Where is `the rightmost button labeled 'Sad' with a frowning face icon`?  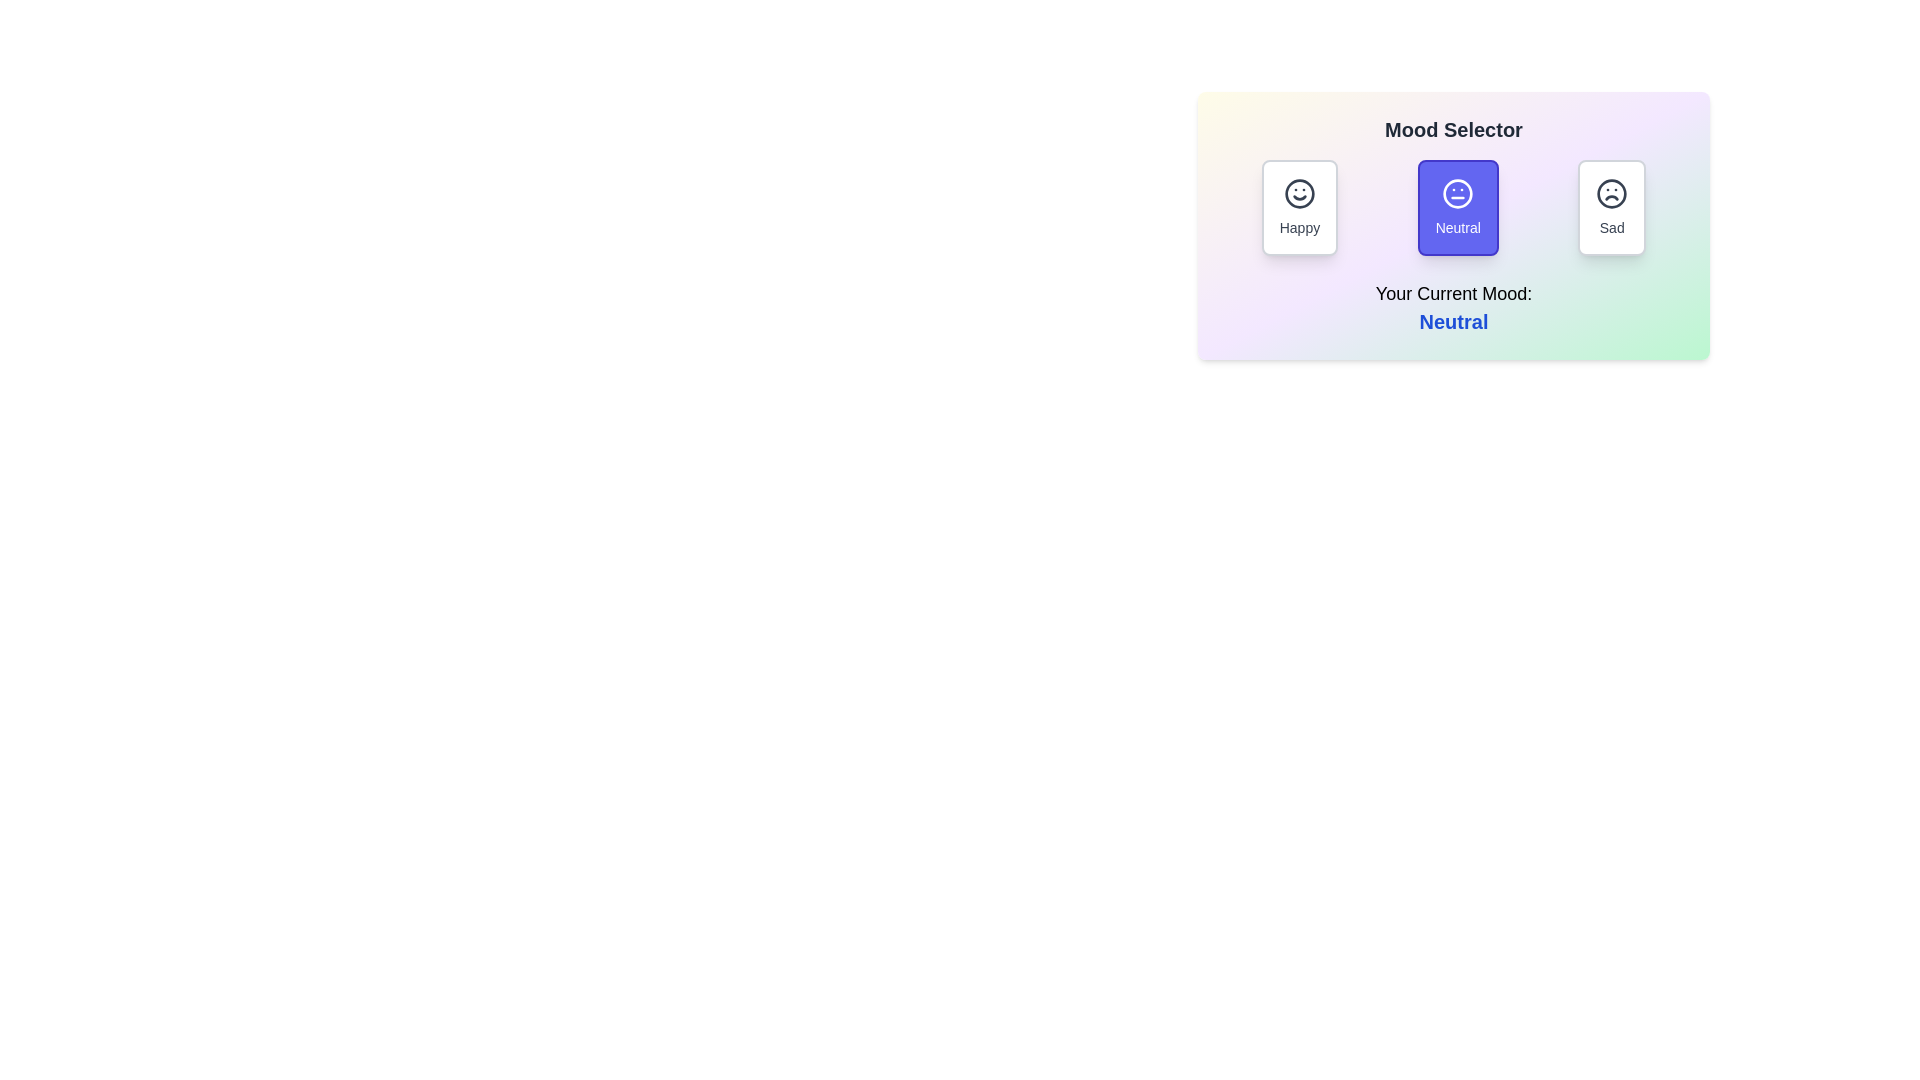 the rightmost button labeled 'Sad' with a frowning face icon is located at coordinates (1612, 208).